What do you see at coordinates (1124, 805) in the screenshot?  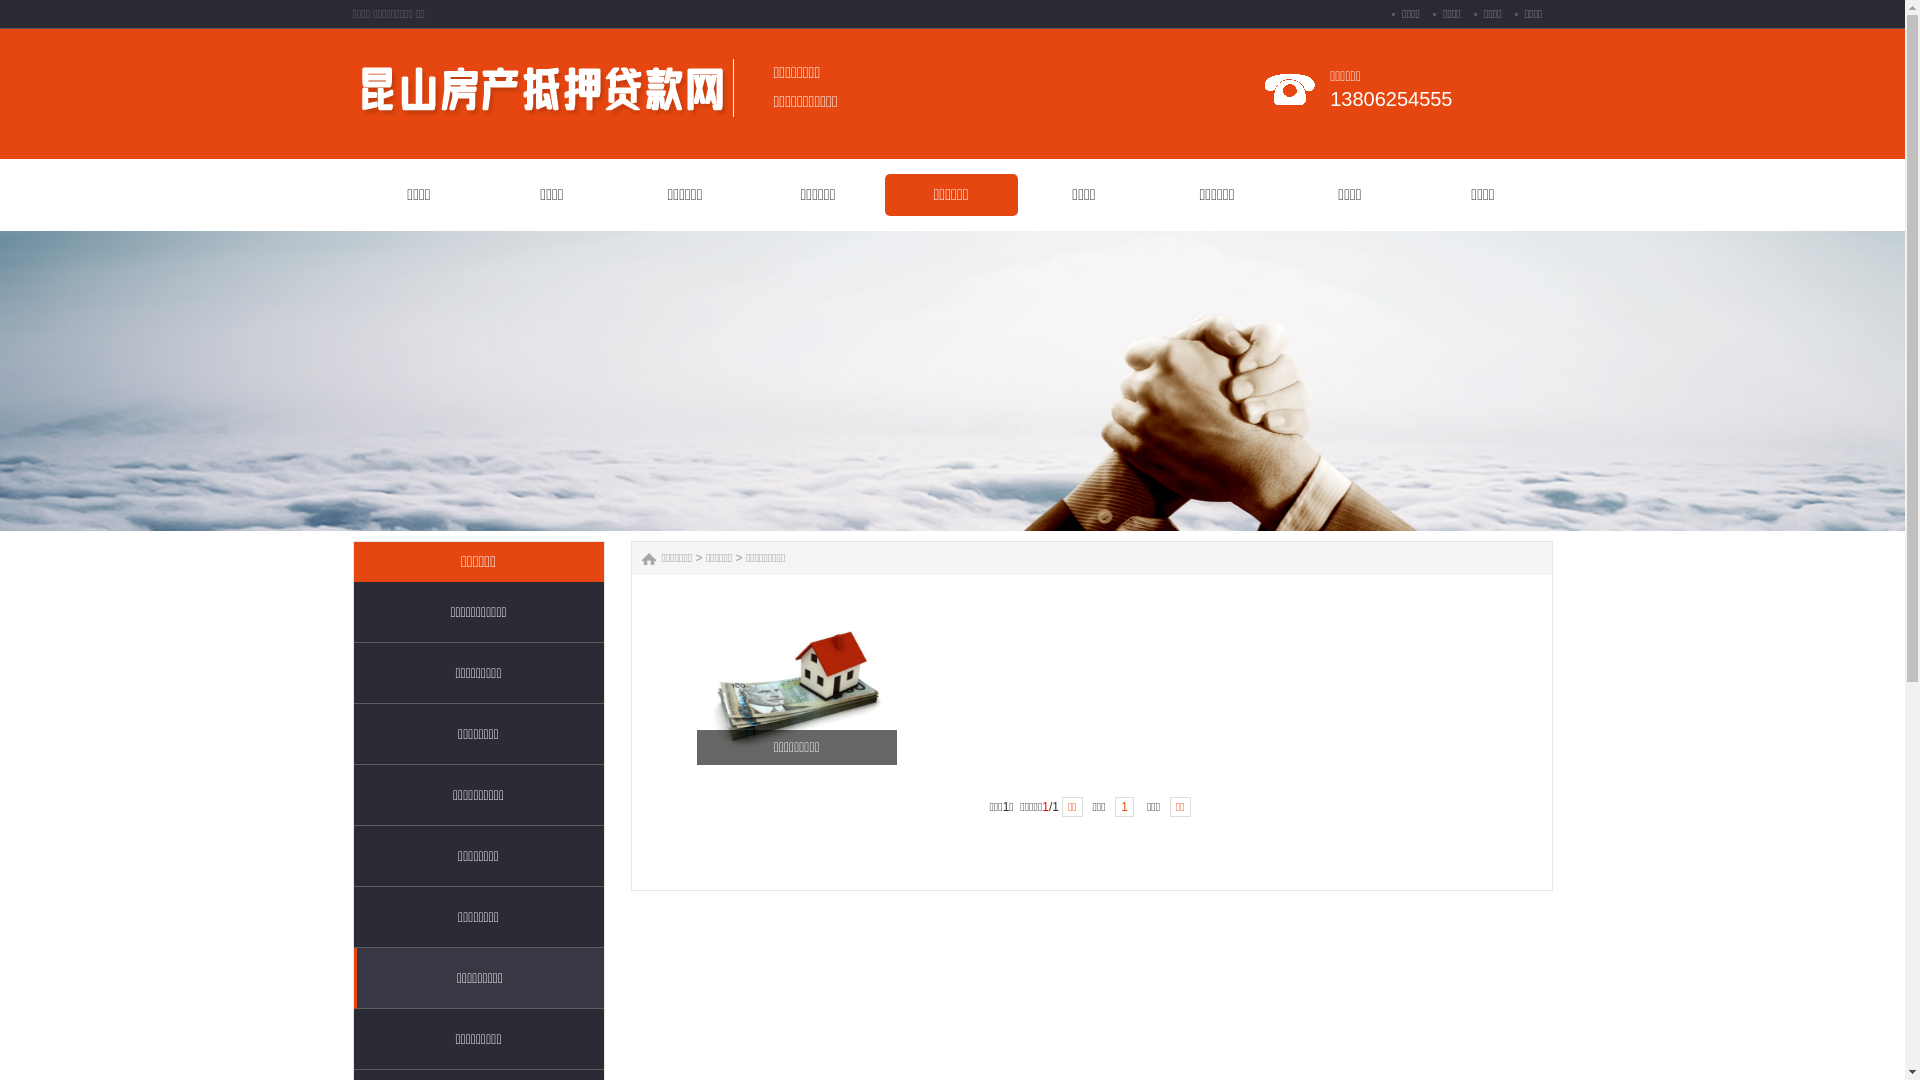 I see `'1'` at bounding box center [1124, 805].